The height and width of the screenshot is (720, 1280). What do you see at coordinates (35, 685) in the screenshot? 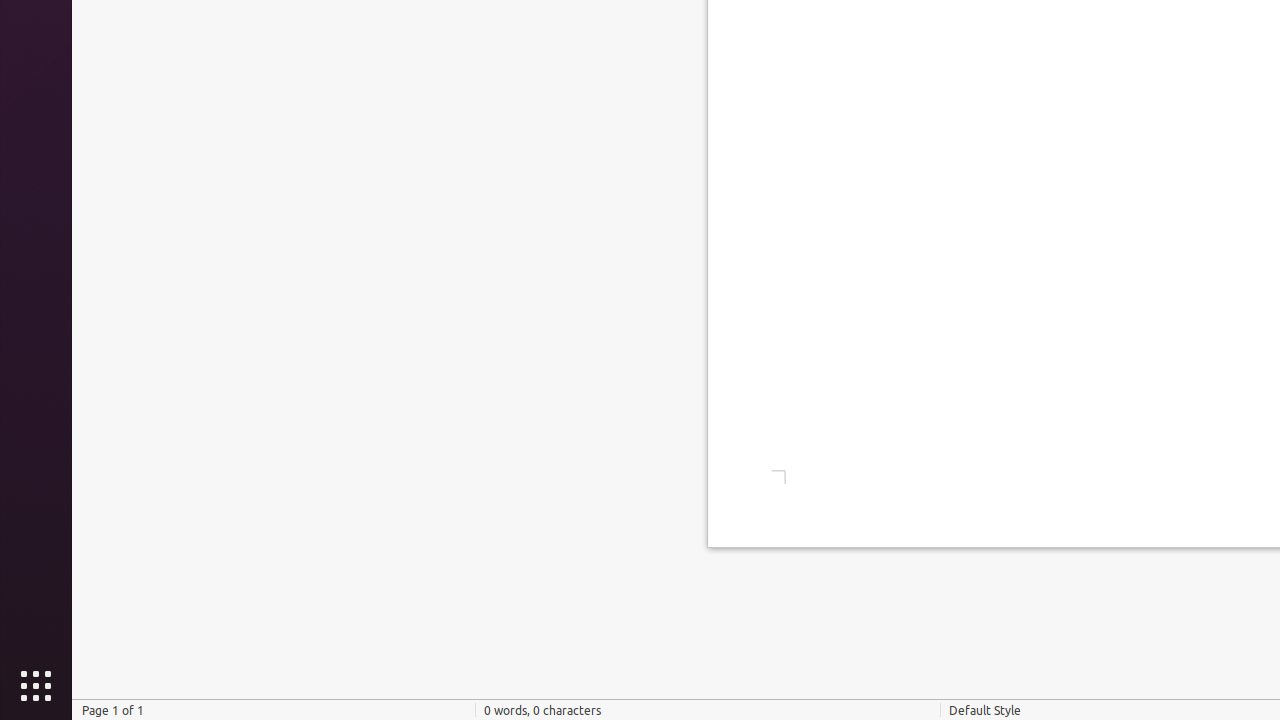
I see `'Show Applications'` at bounding box center [35, 685].